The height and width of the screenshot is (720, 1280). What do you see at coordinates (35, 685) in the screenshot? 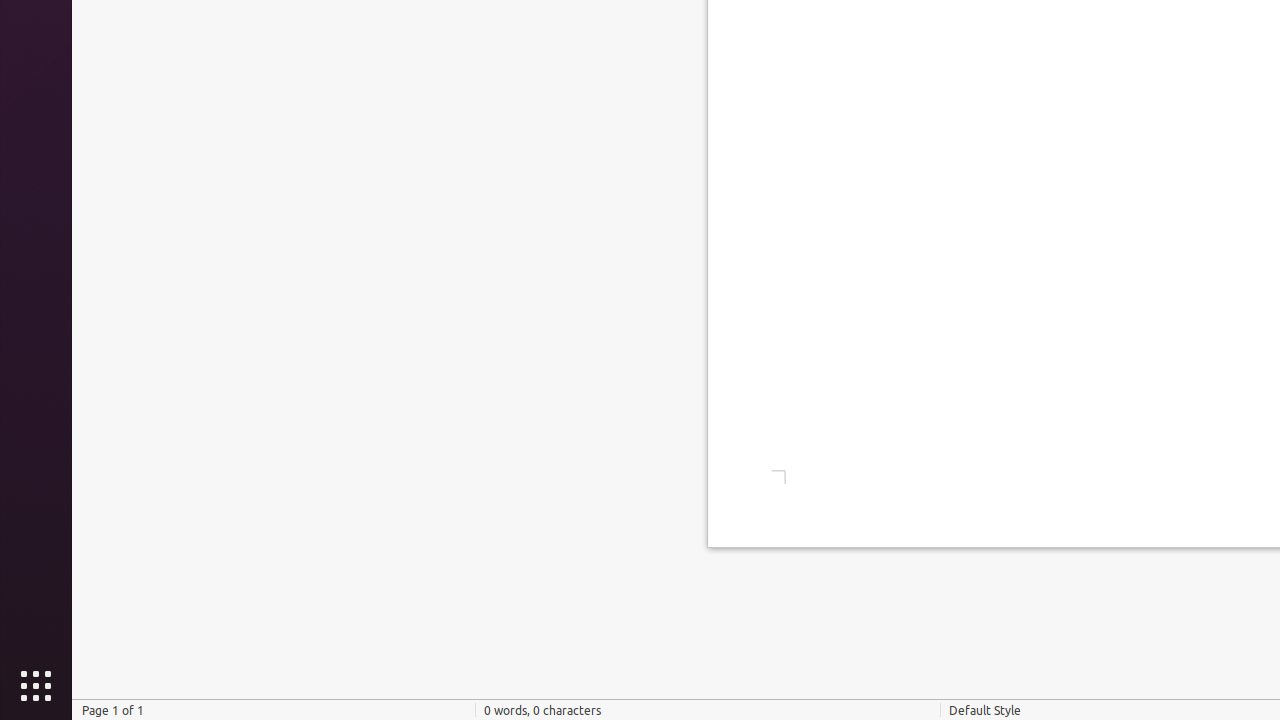
I see `'Show Applications'` at bounding box center [35, 685].